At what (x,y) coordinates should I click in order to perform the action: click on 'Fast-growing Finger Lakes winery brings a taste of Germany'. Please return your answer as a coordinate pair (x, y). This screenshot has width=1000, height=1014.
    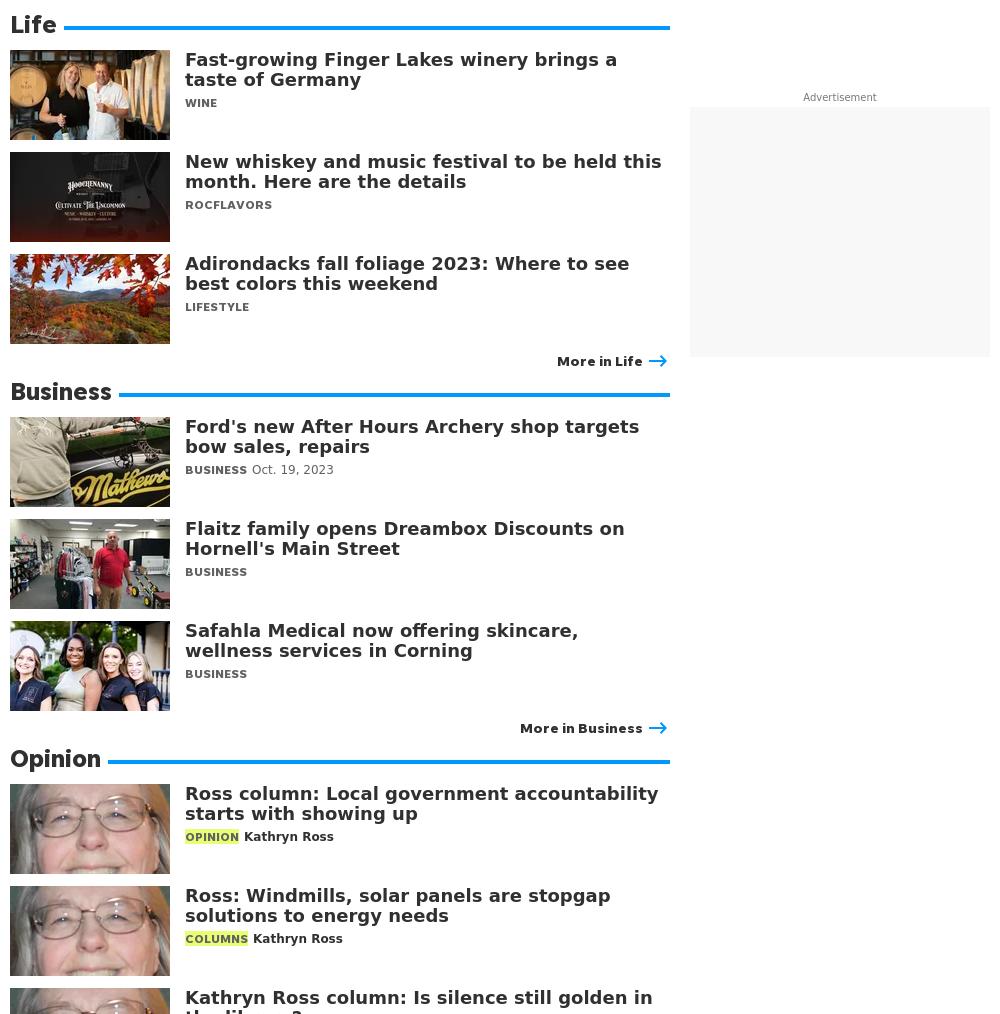
    Looking at the image, I should click on (401, 68).